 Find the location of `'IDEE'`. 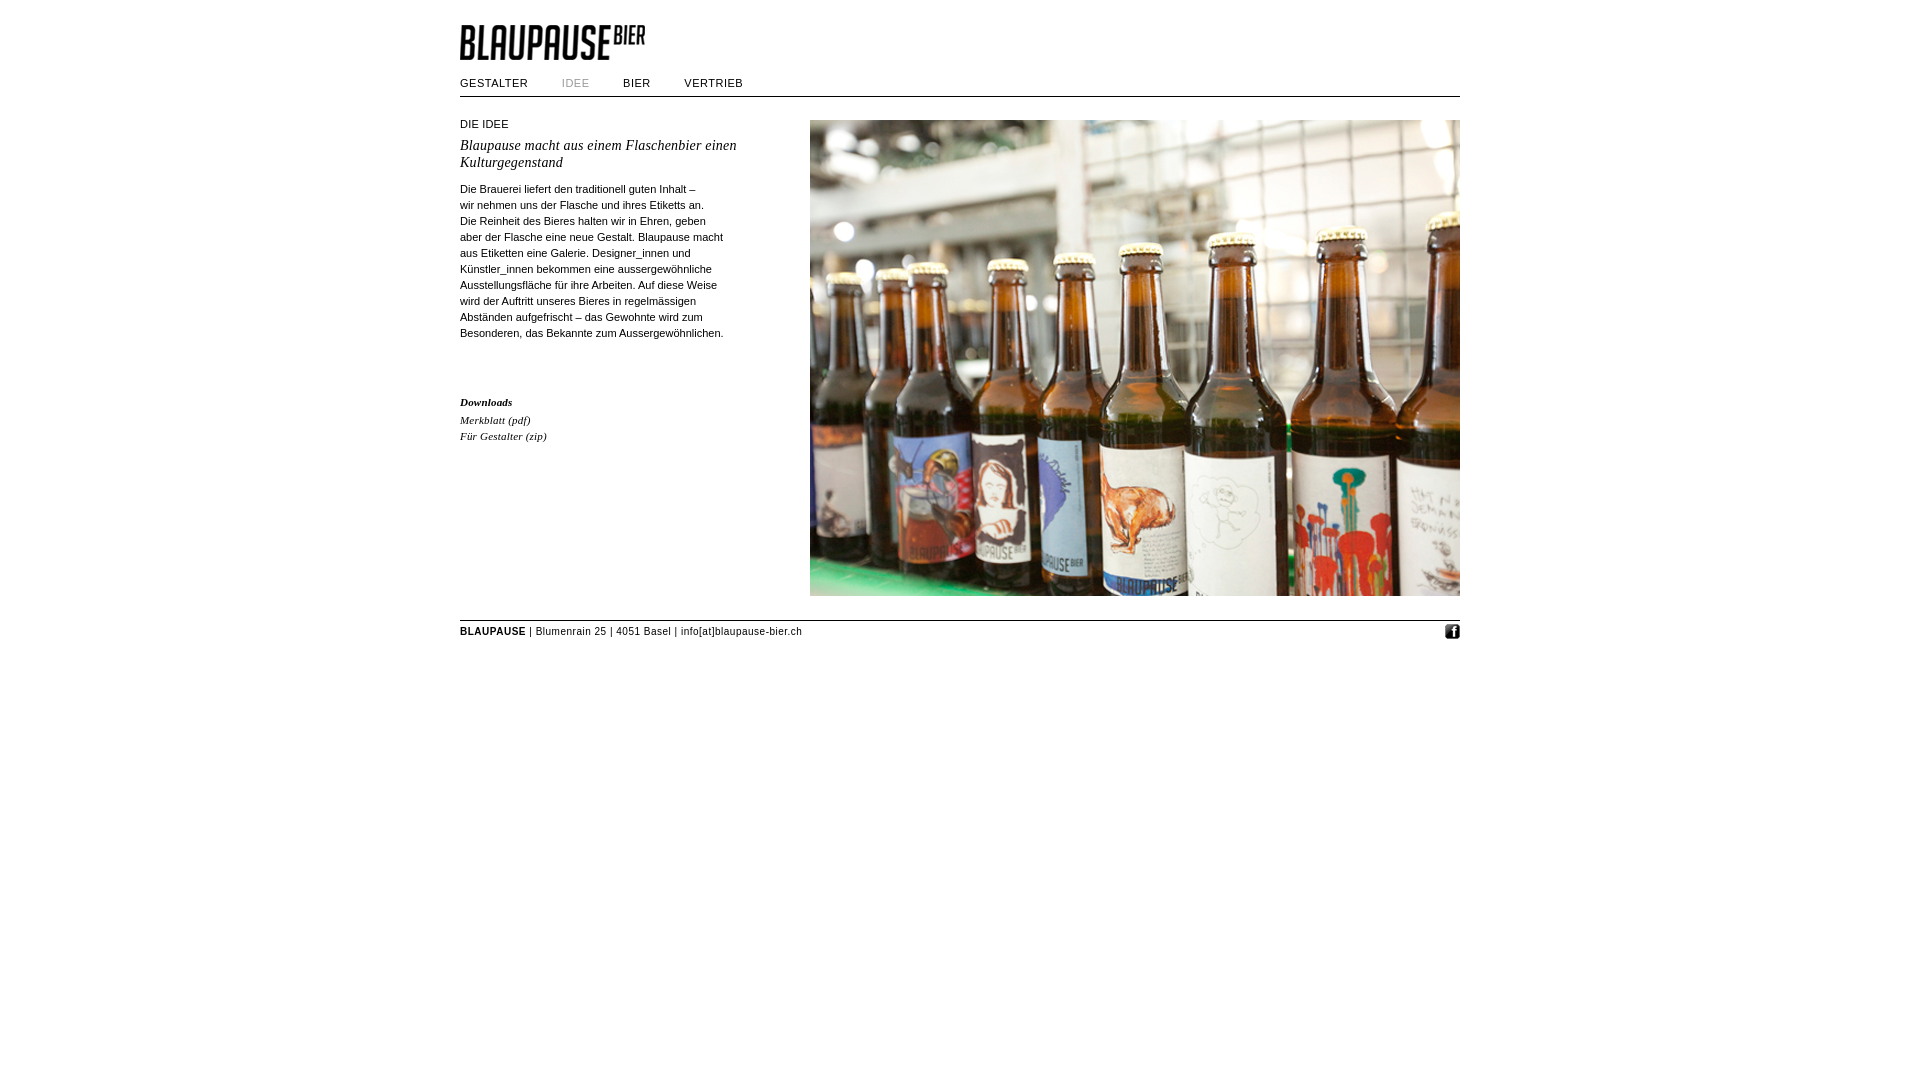

'IDEE' is located at coordinates (560, 82).